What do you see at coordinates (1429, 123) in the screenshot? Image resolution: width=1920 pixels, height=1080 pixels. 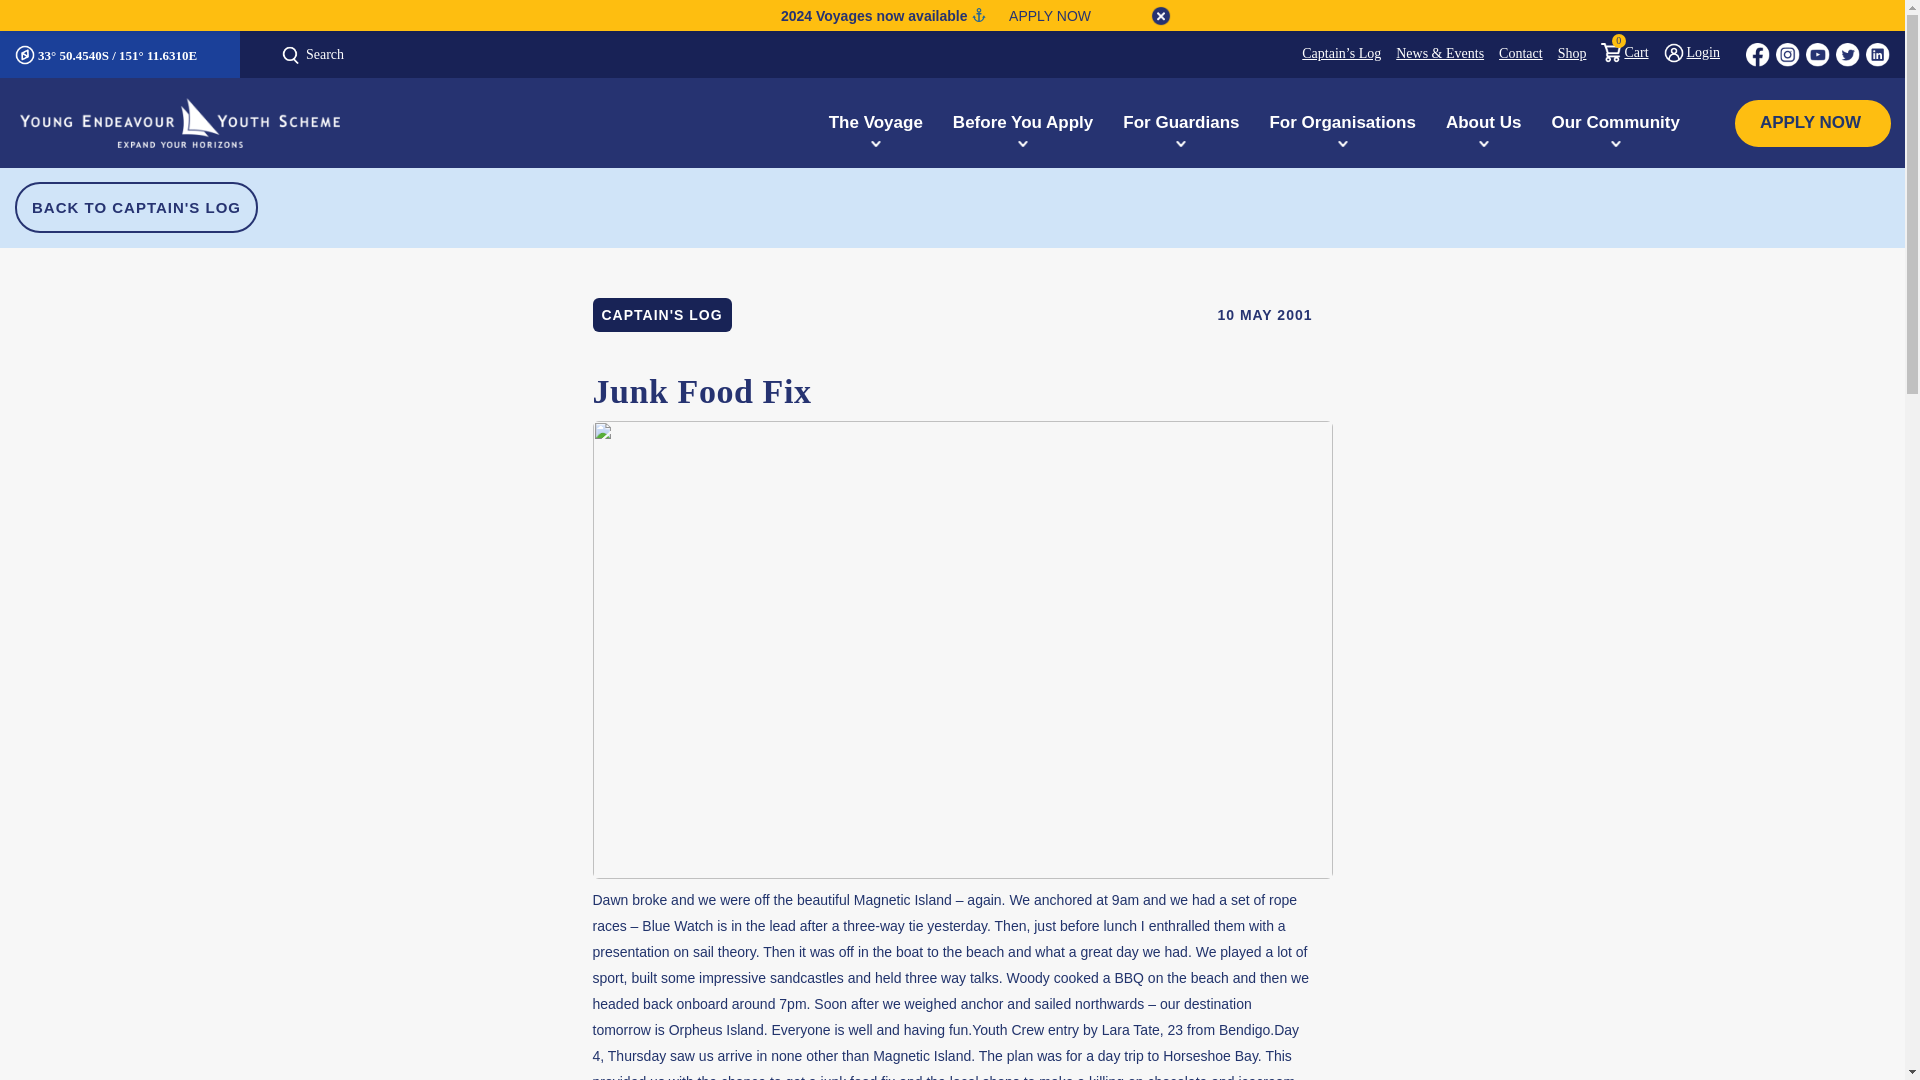 I see `'About Us'` at bounding box center [1429, 123].